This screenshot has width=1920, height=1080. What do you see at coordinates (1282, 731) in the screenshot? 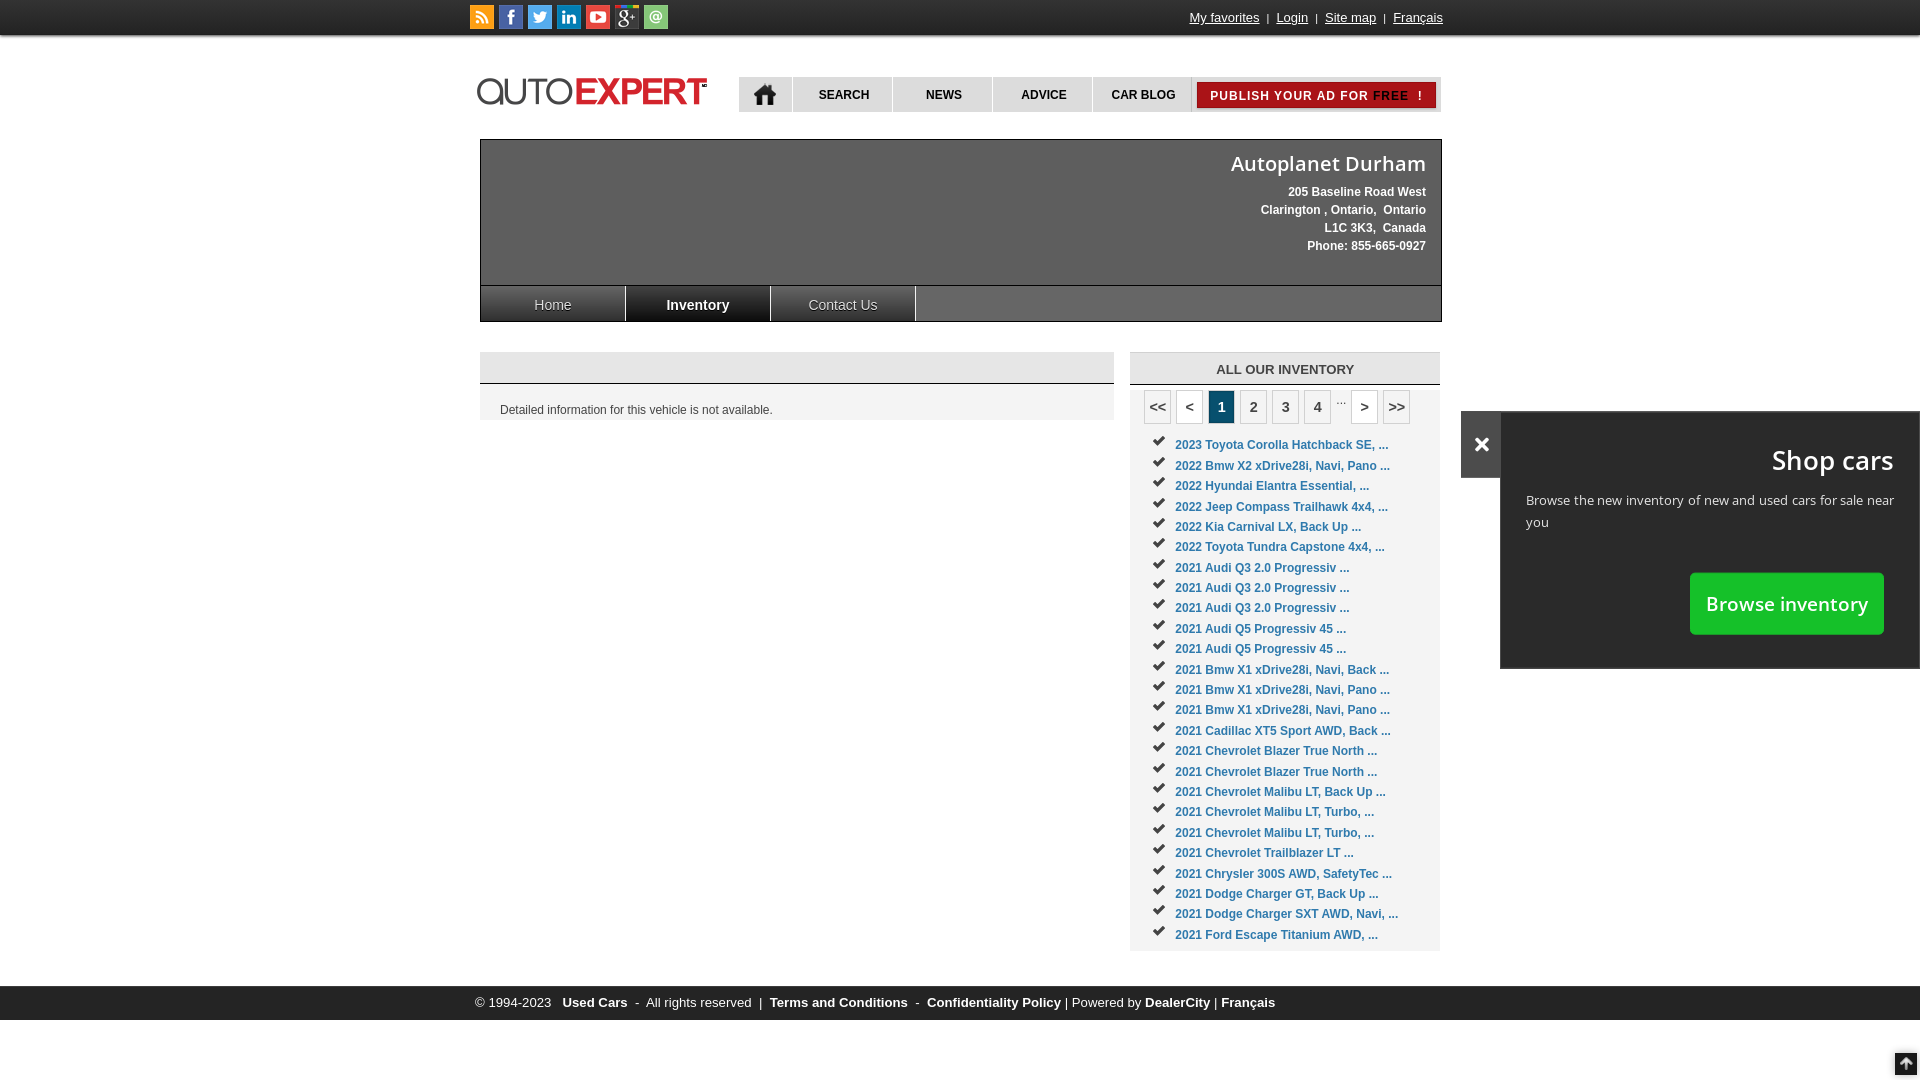
I see `'2021 Cadillac XT5 Sport AWD, Back ...'` at bounding box center [1282, 731].